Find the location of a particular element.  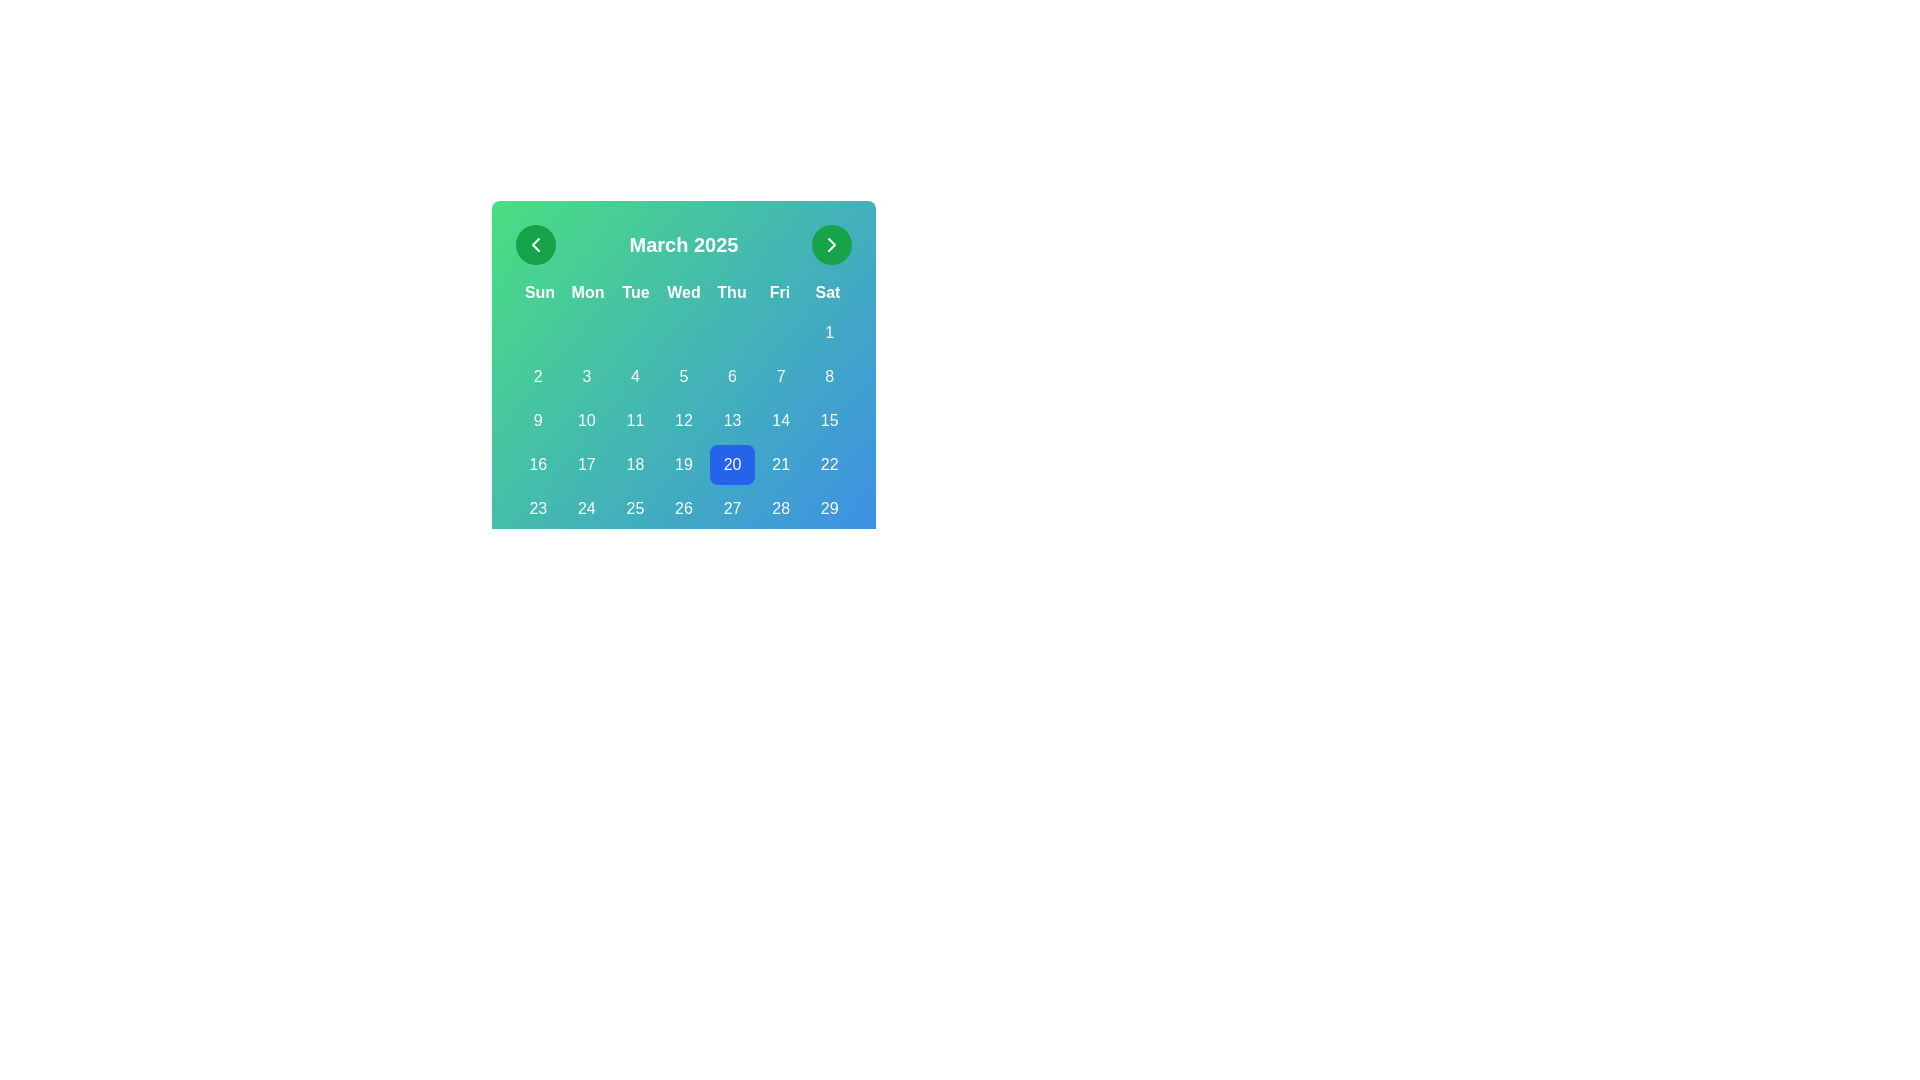

the interactive button-like grid cell representing the date '23' in the calendar grid is located at coordinates (538, 508).